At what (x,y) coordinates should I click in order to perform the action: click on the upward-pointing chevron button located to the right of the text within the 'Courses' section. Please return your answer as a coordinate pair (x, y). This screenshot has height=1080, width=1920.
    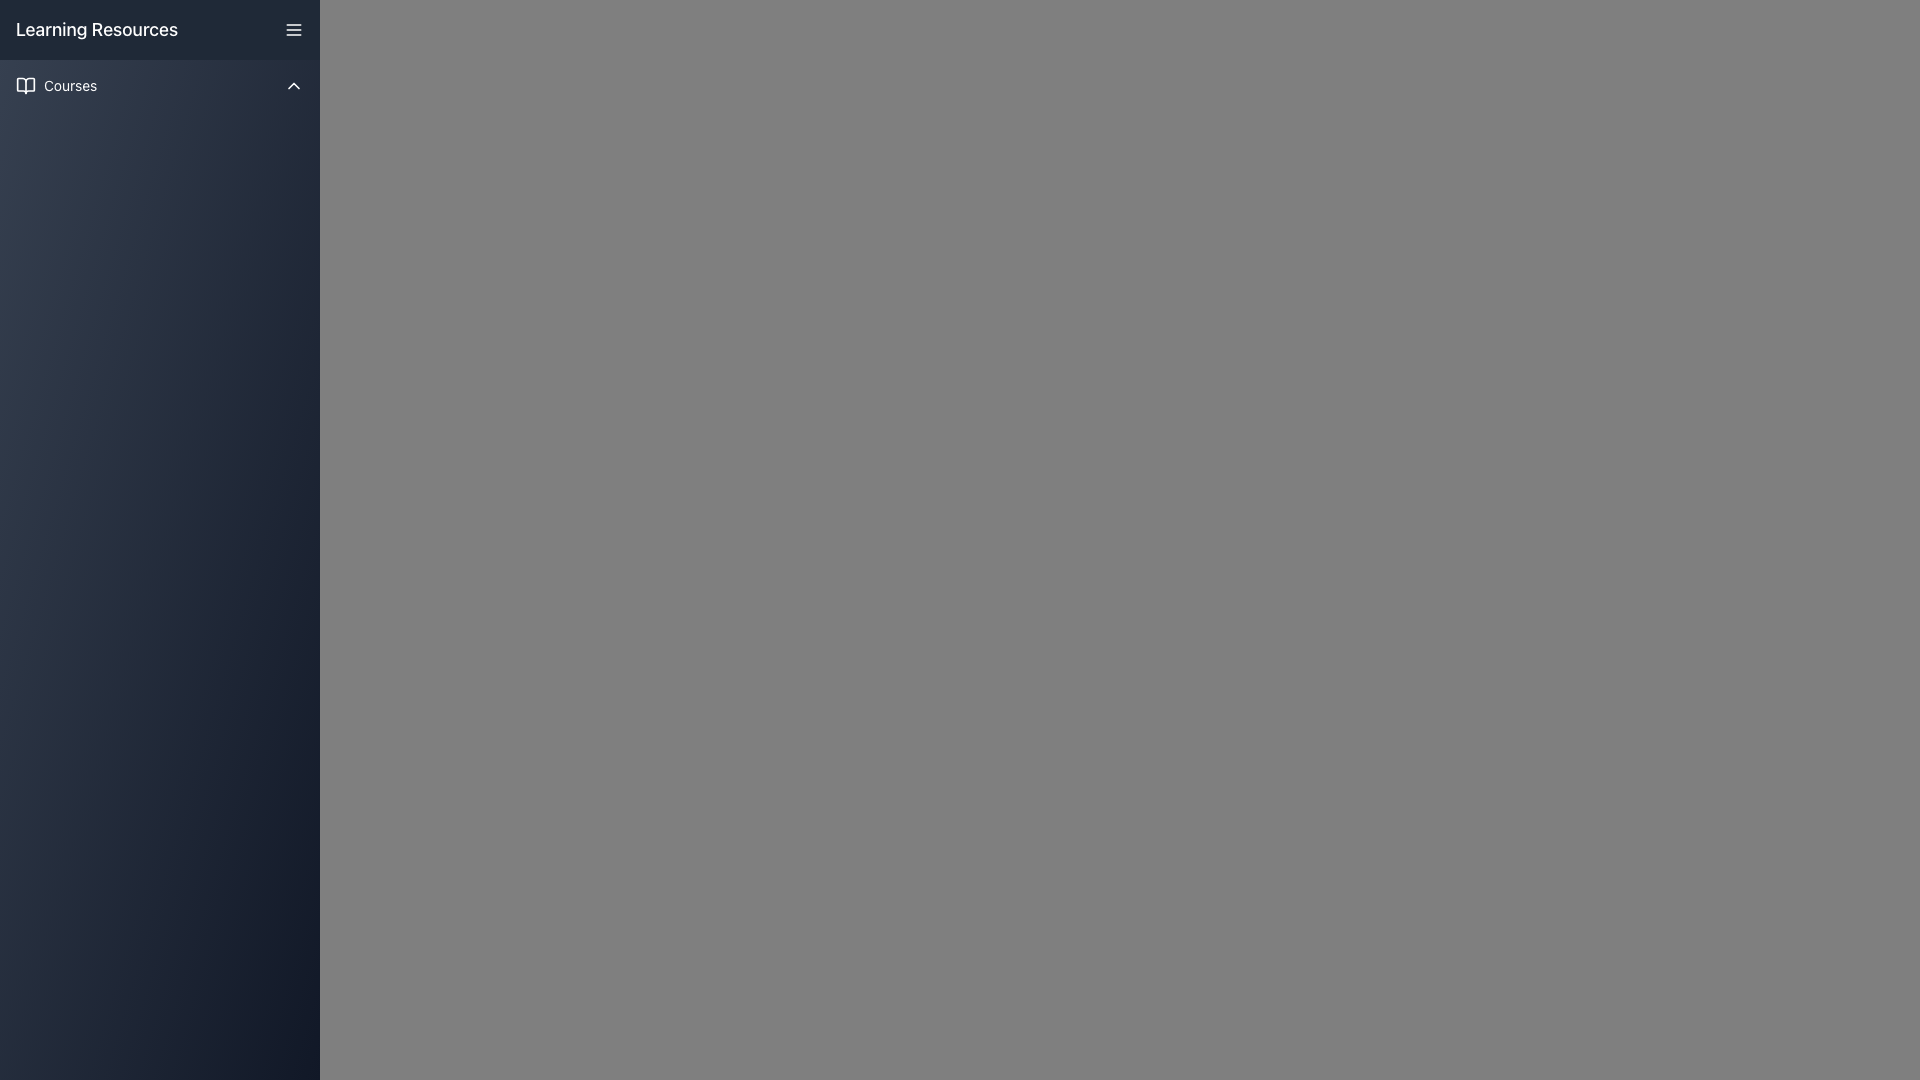
    Looking at the image, I should click on (292, 84).